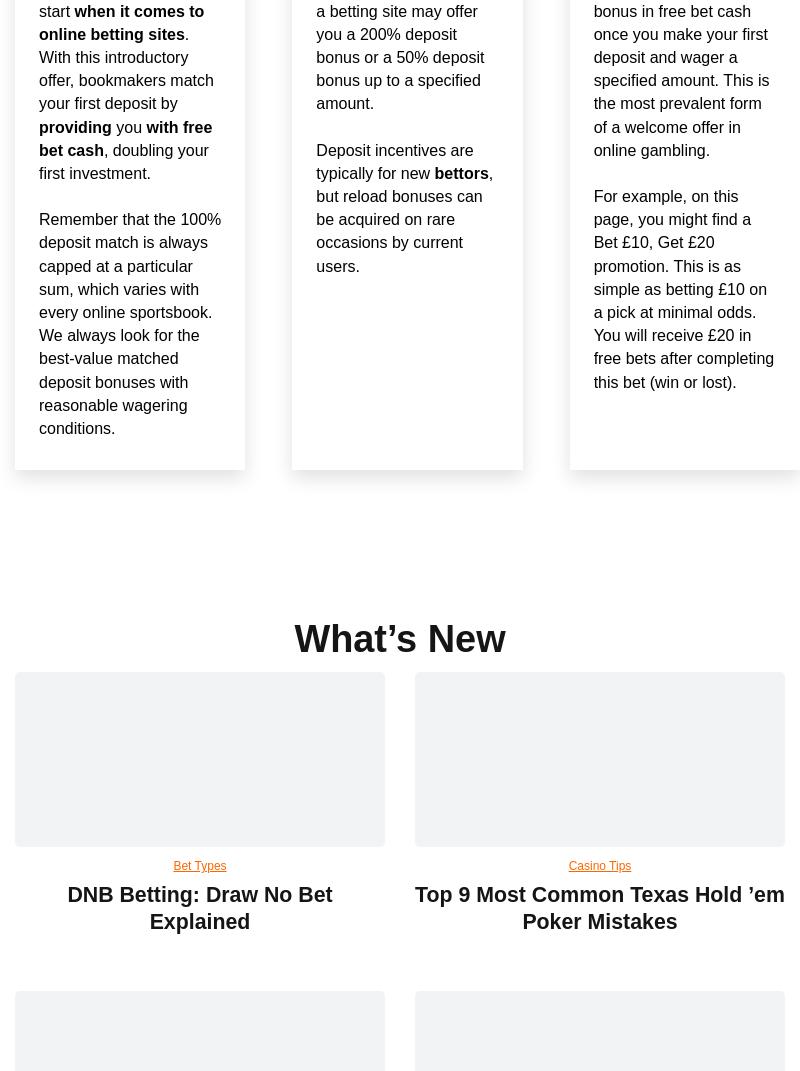  Describe the element at coordinates (598, 907) in the screenshot. I see `'Top 9 Most Common Texas Hold ’em Poker Mistakes'` at that location.